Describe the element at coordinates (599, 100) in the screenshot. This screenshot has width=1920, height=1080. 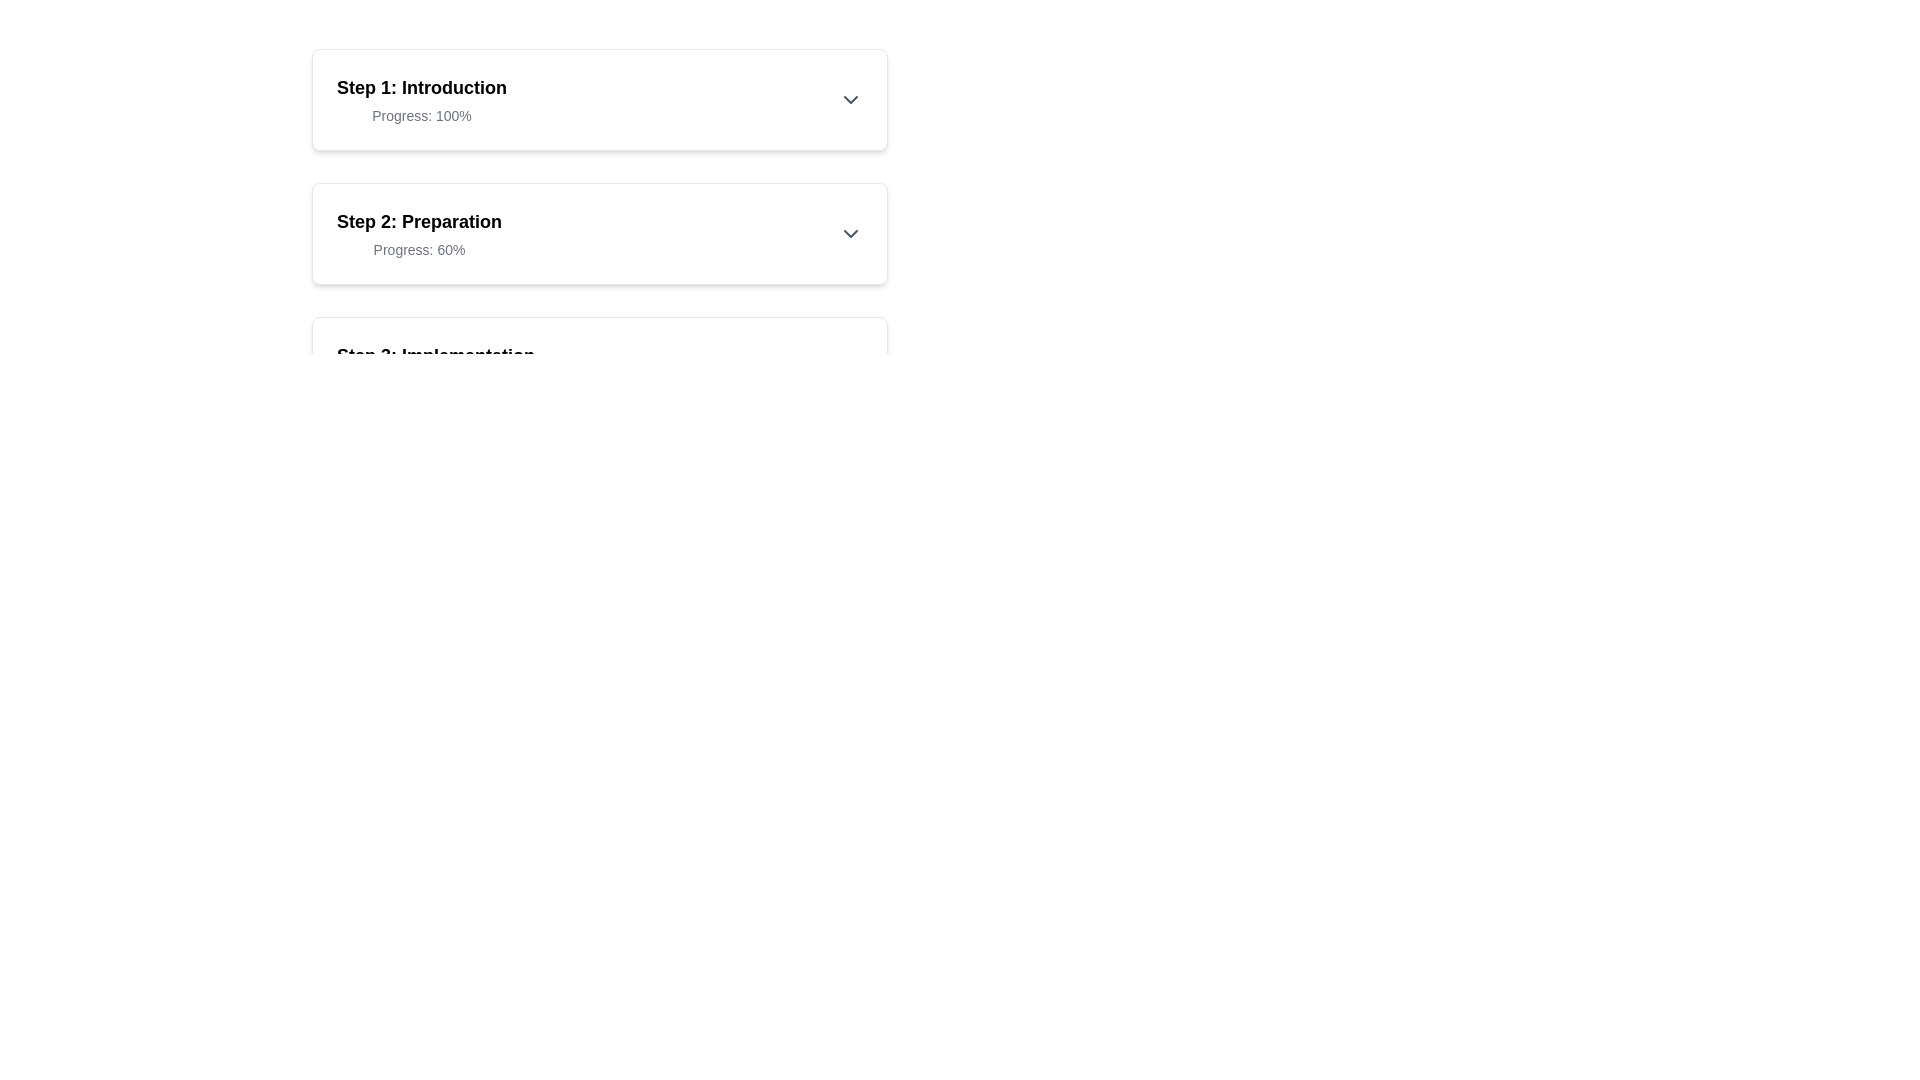
I see `the Informational card that displays 'Step 1: Introduction' and 'Progress: 100%', located at the top of the stack of three cards` at that location.